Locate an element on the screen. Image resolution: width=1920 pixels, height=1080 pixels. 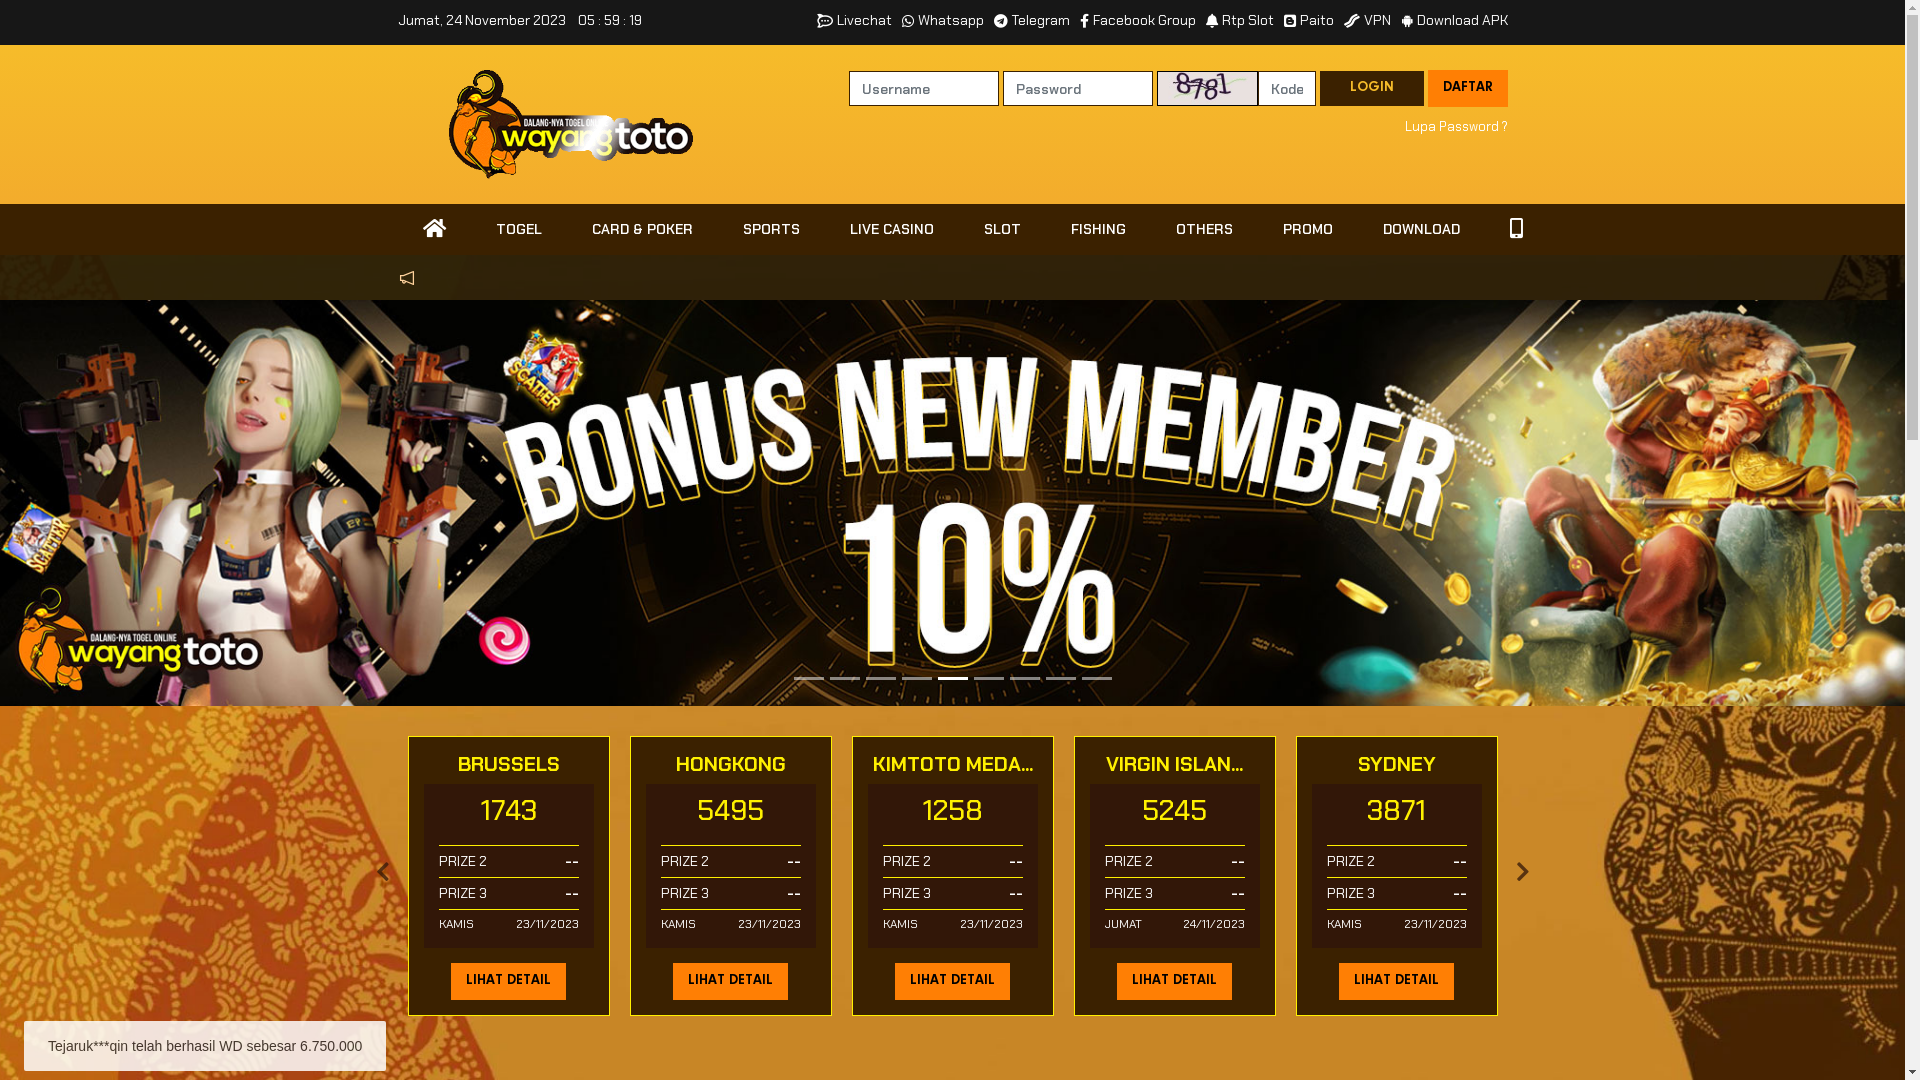
'Lupa Password ?' is located at coordinates (1455, 127).